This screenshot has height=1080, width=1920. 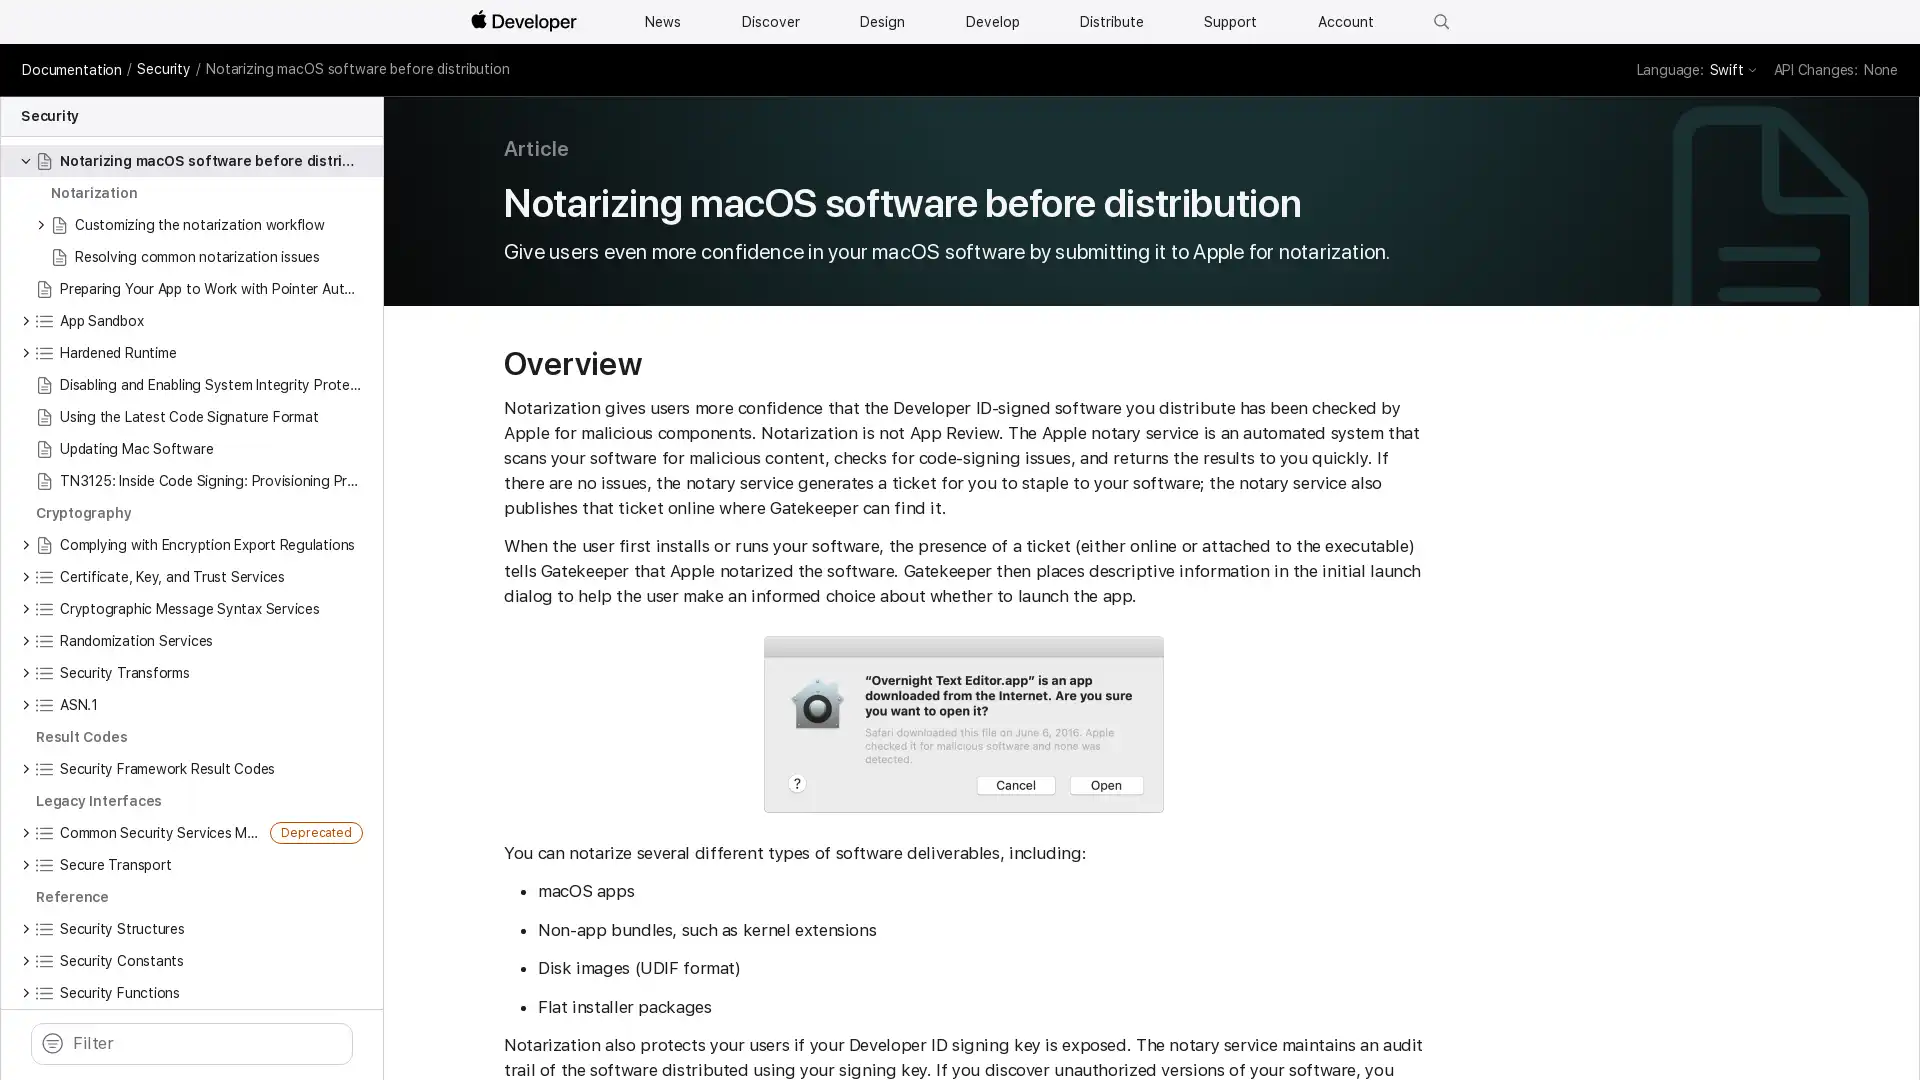 I want to click on App Sandbox, so click(x=23, y=331).